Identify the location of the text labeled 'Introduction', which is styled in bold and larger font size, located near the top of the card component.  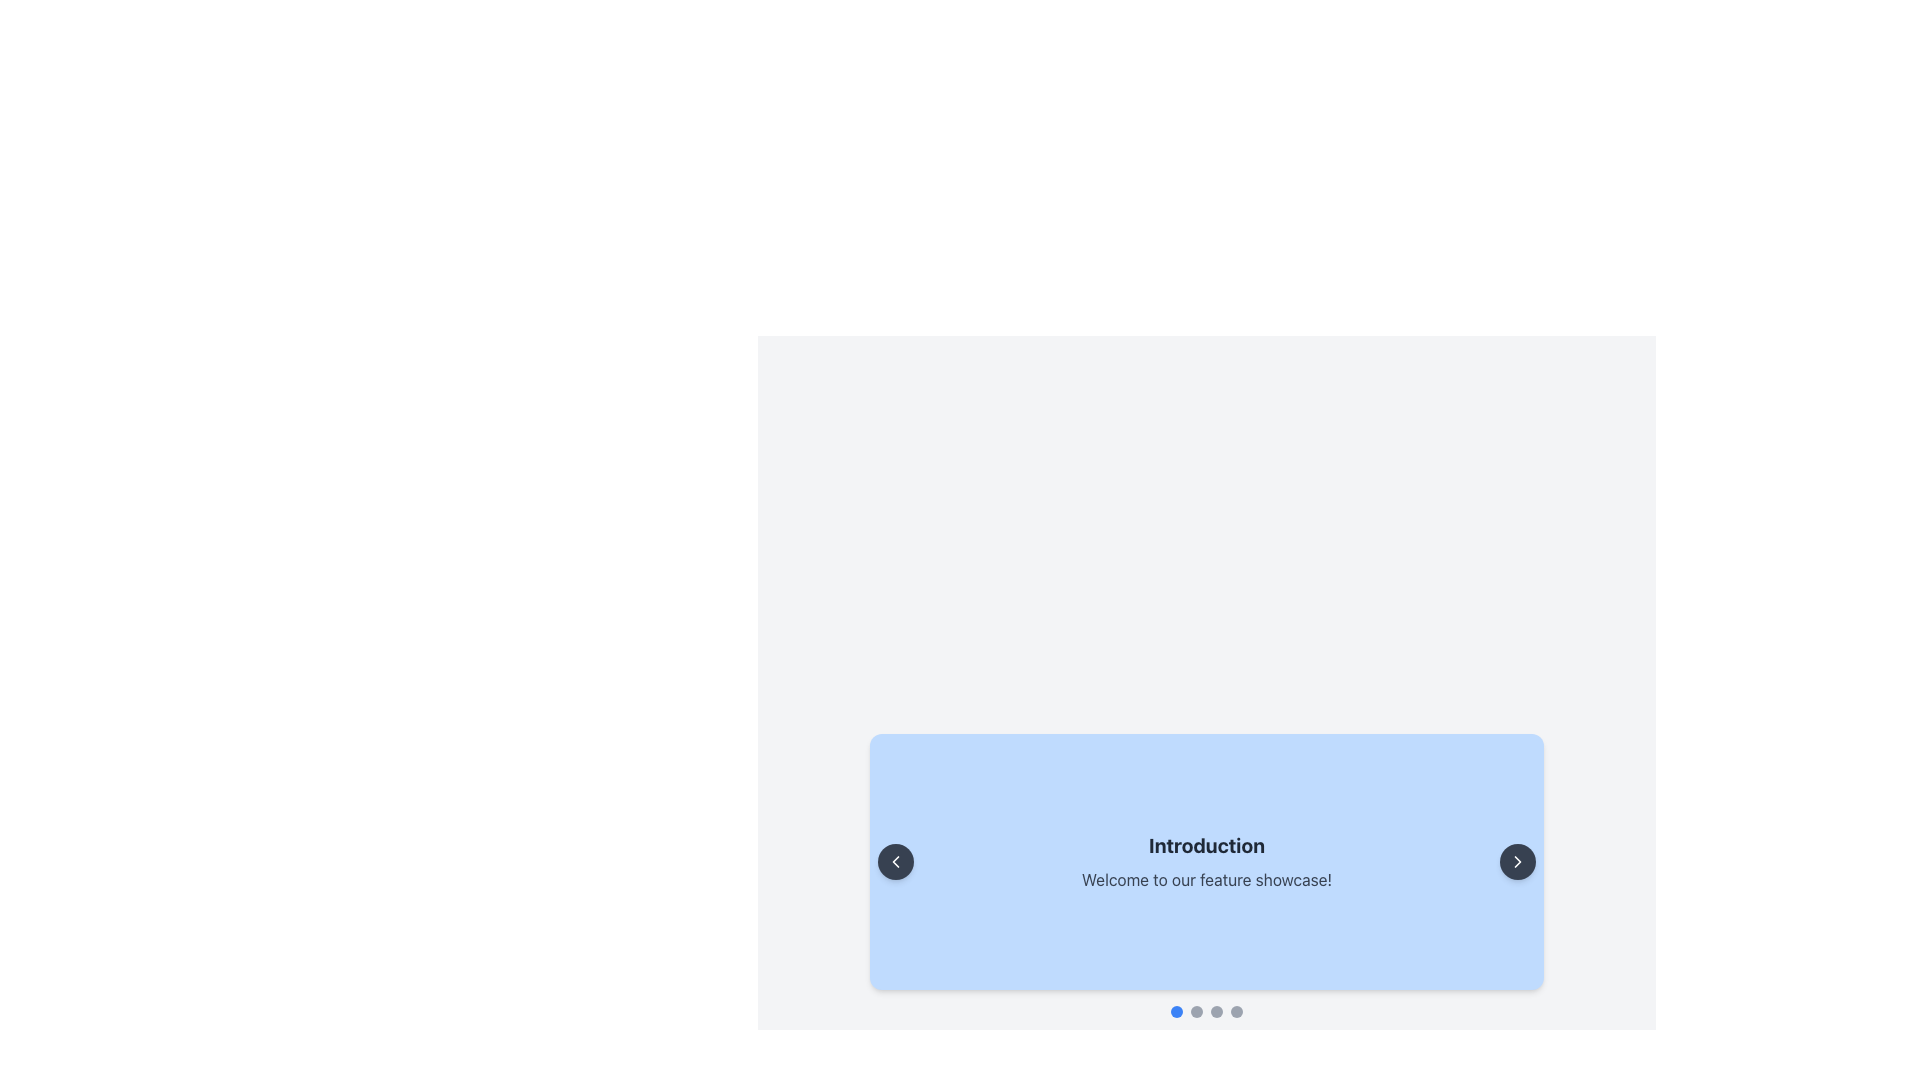
(1205, 845).